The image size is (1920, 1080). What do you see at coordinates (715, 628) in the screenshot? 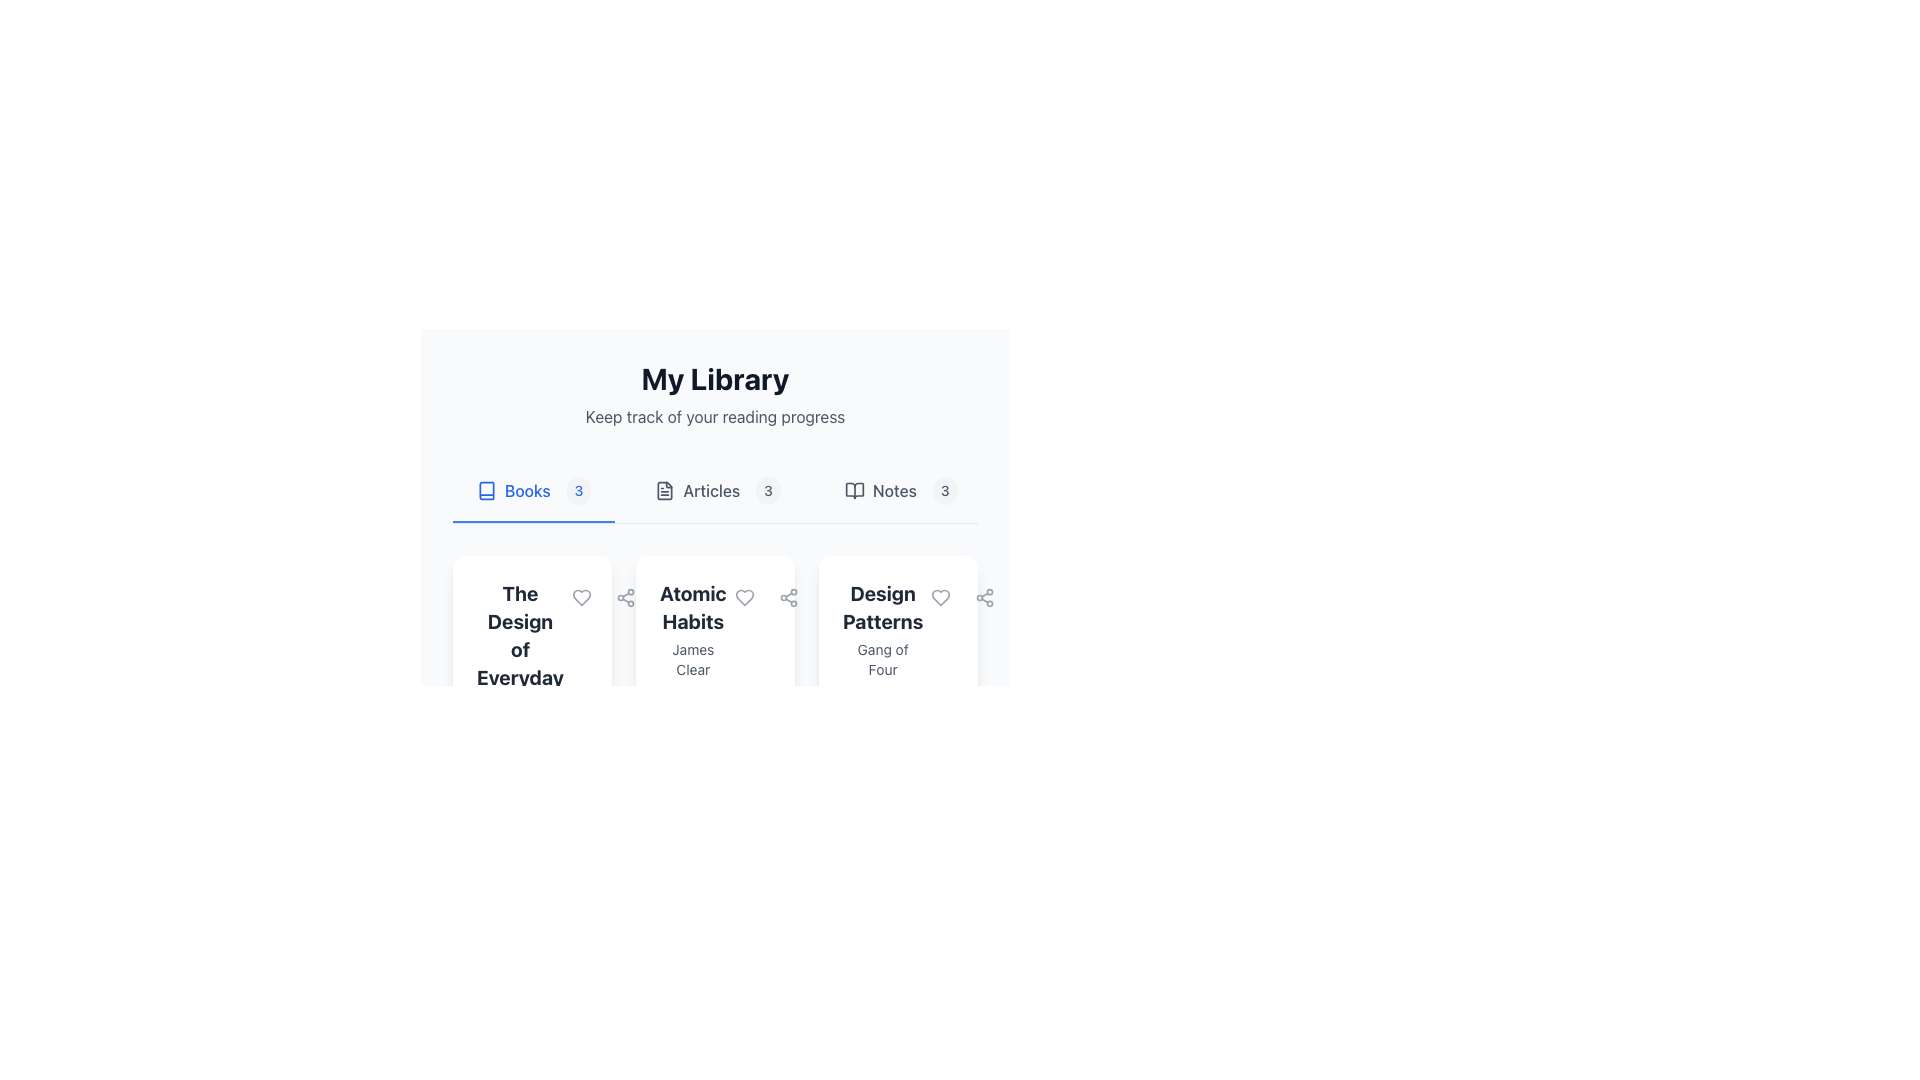
I see `the central book card displaying the title and author in 'My Library'` at bounding box center [715, 628].